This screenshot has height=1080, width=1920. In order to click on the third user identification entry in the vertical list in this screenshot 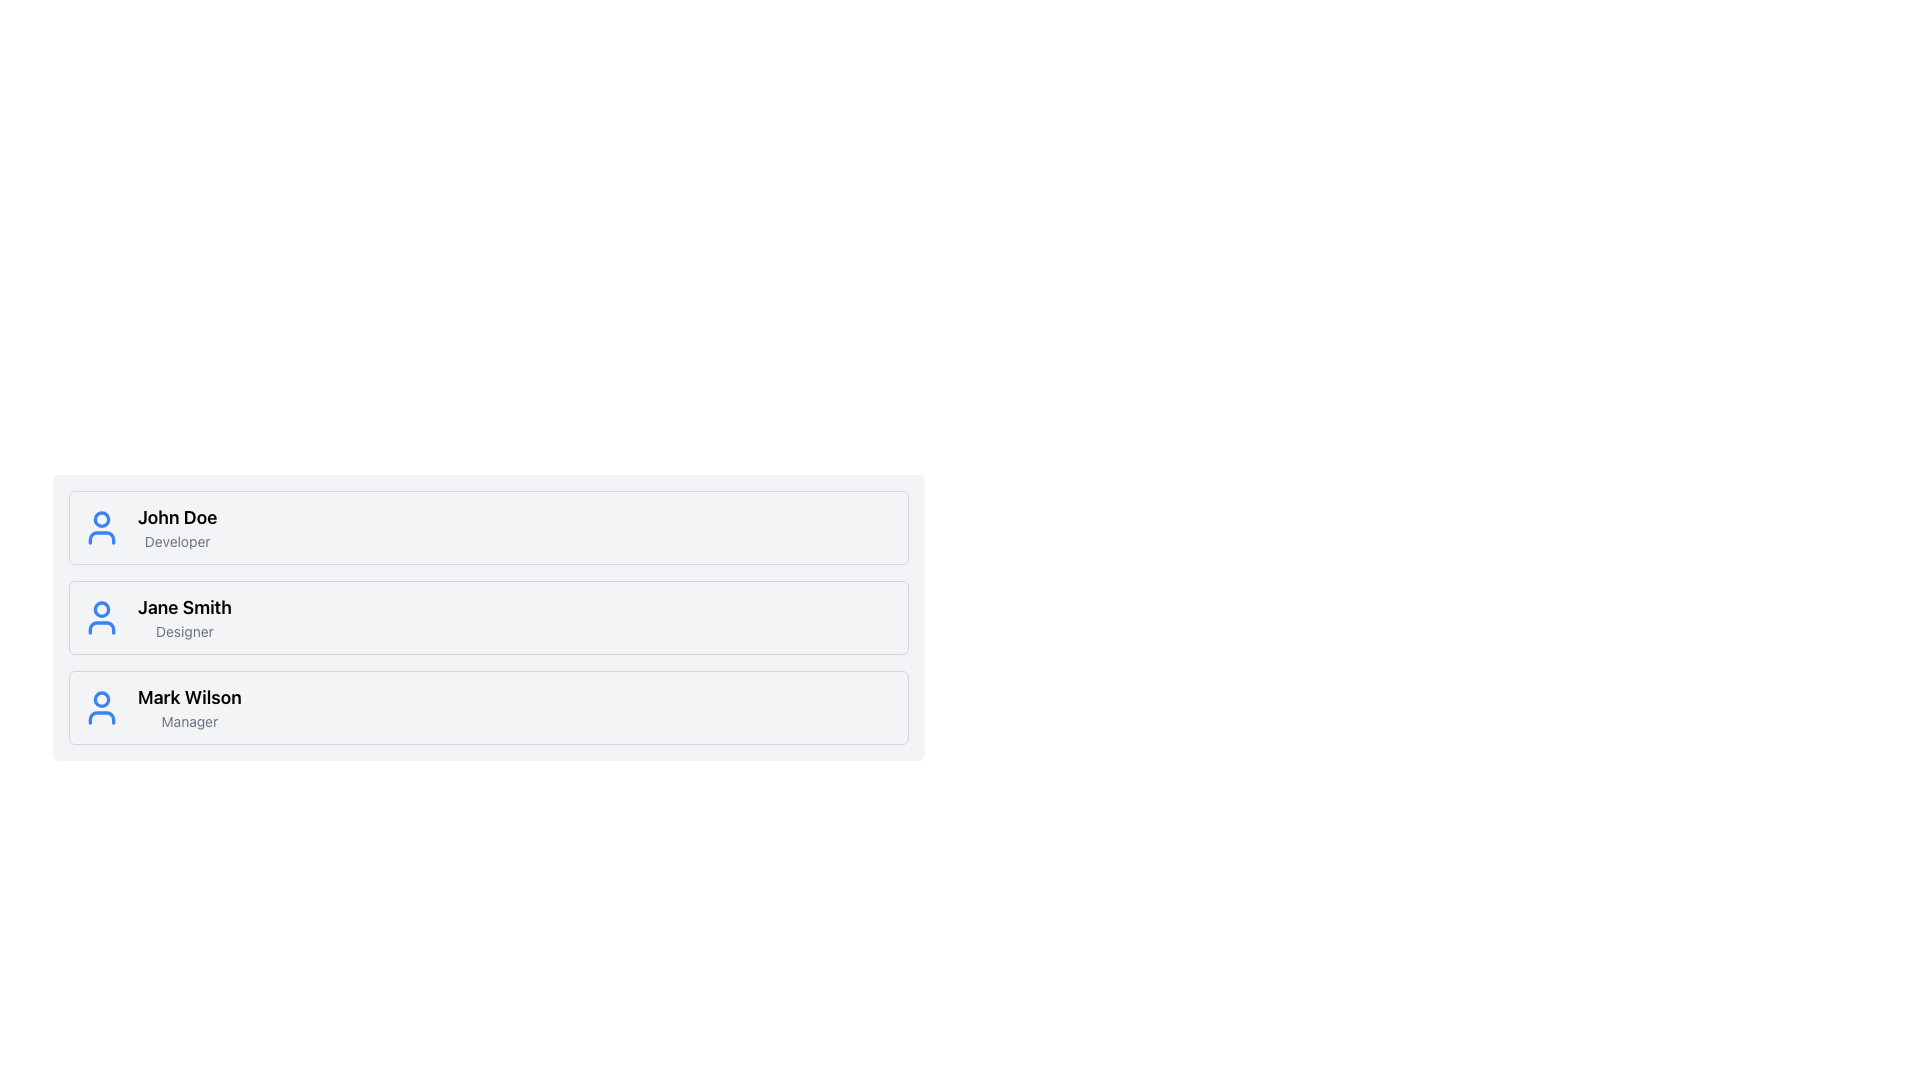, I will do `click(189, 707)`.